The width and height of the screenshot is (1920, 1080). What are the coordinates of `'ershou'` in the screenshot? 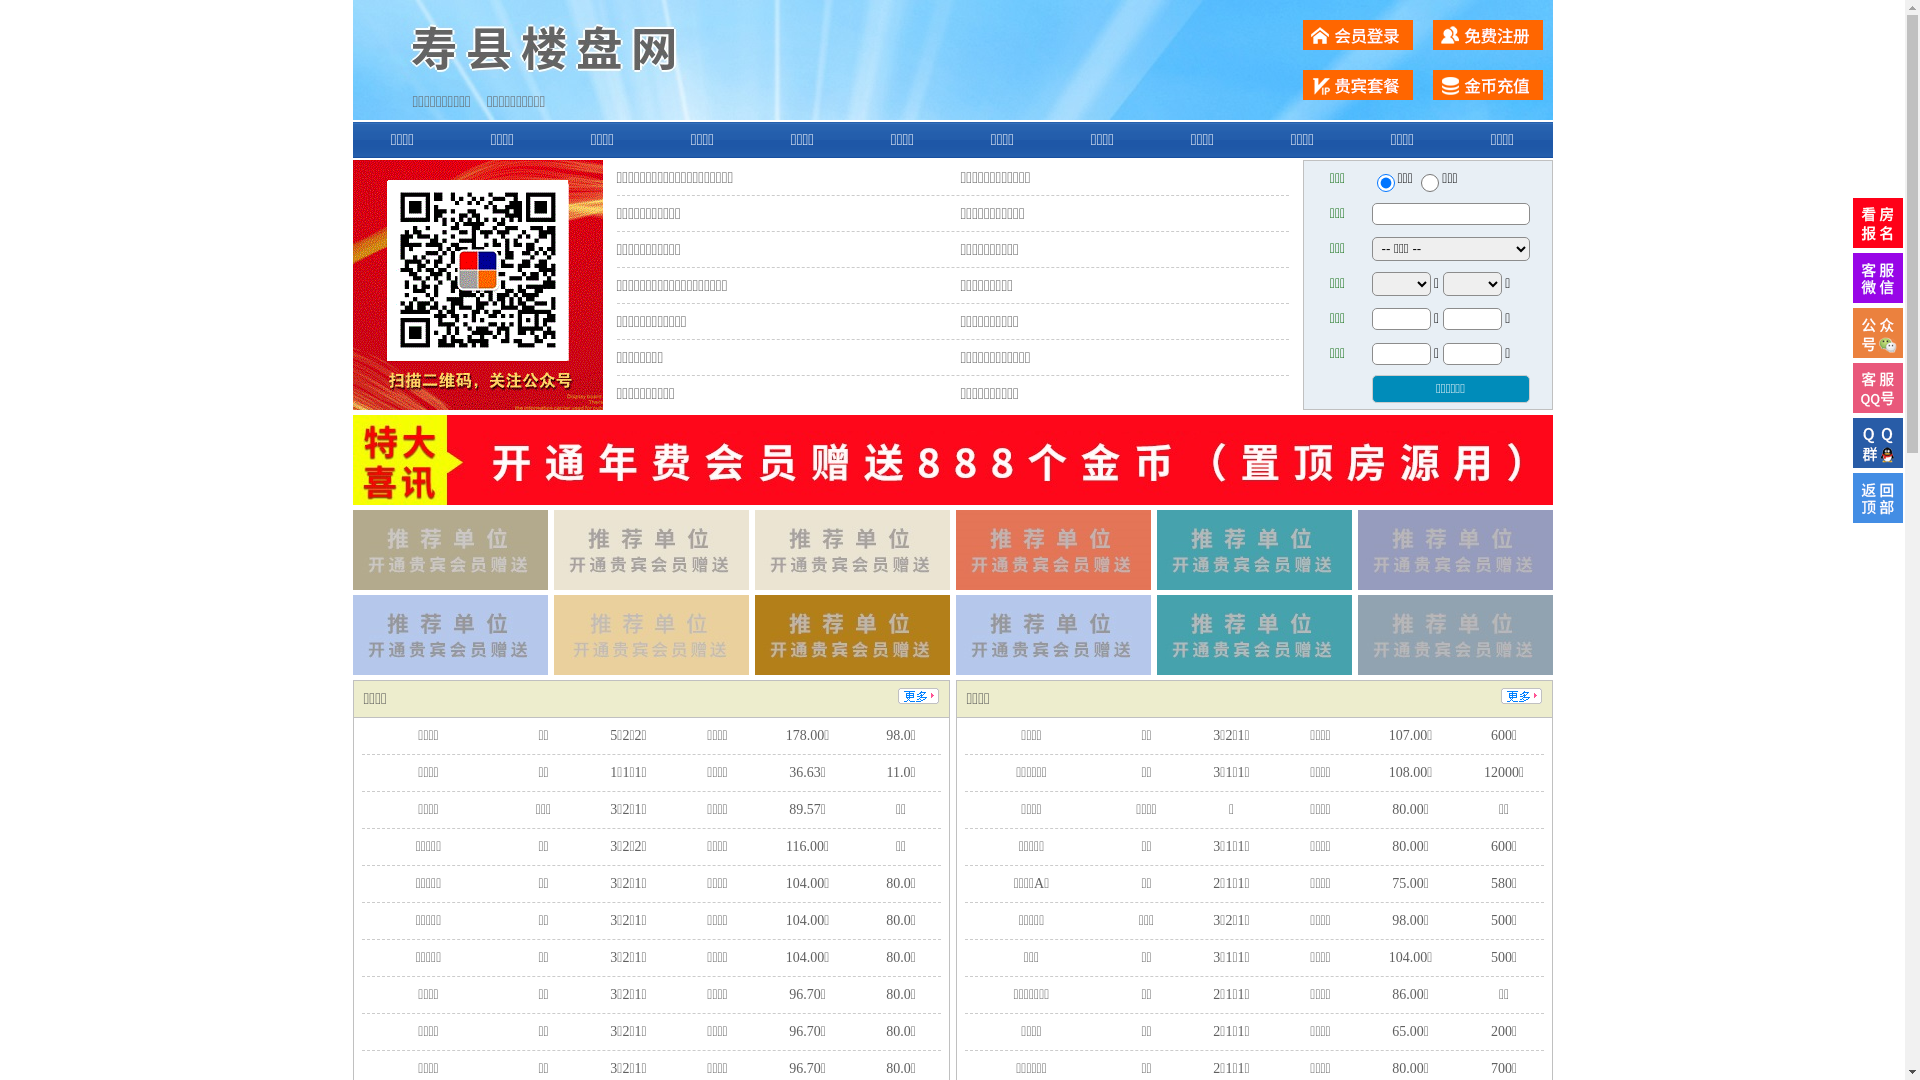 It's located at (1384, 182).